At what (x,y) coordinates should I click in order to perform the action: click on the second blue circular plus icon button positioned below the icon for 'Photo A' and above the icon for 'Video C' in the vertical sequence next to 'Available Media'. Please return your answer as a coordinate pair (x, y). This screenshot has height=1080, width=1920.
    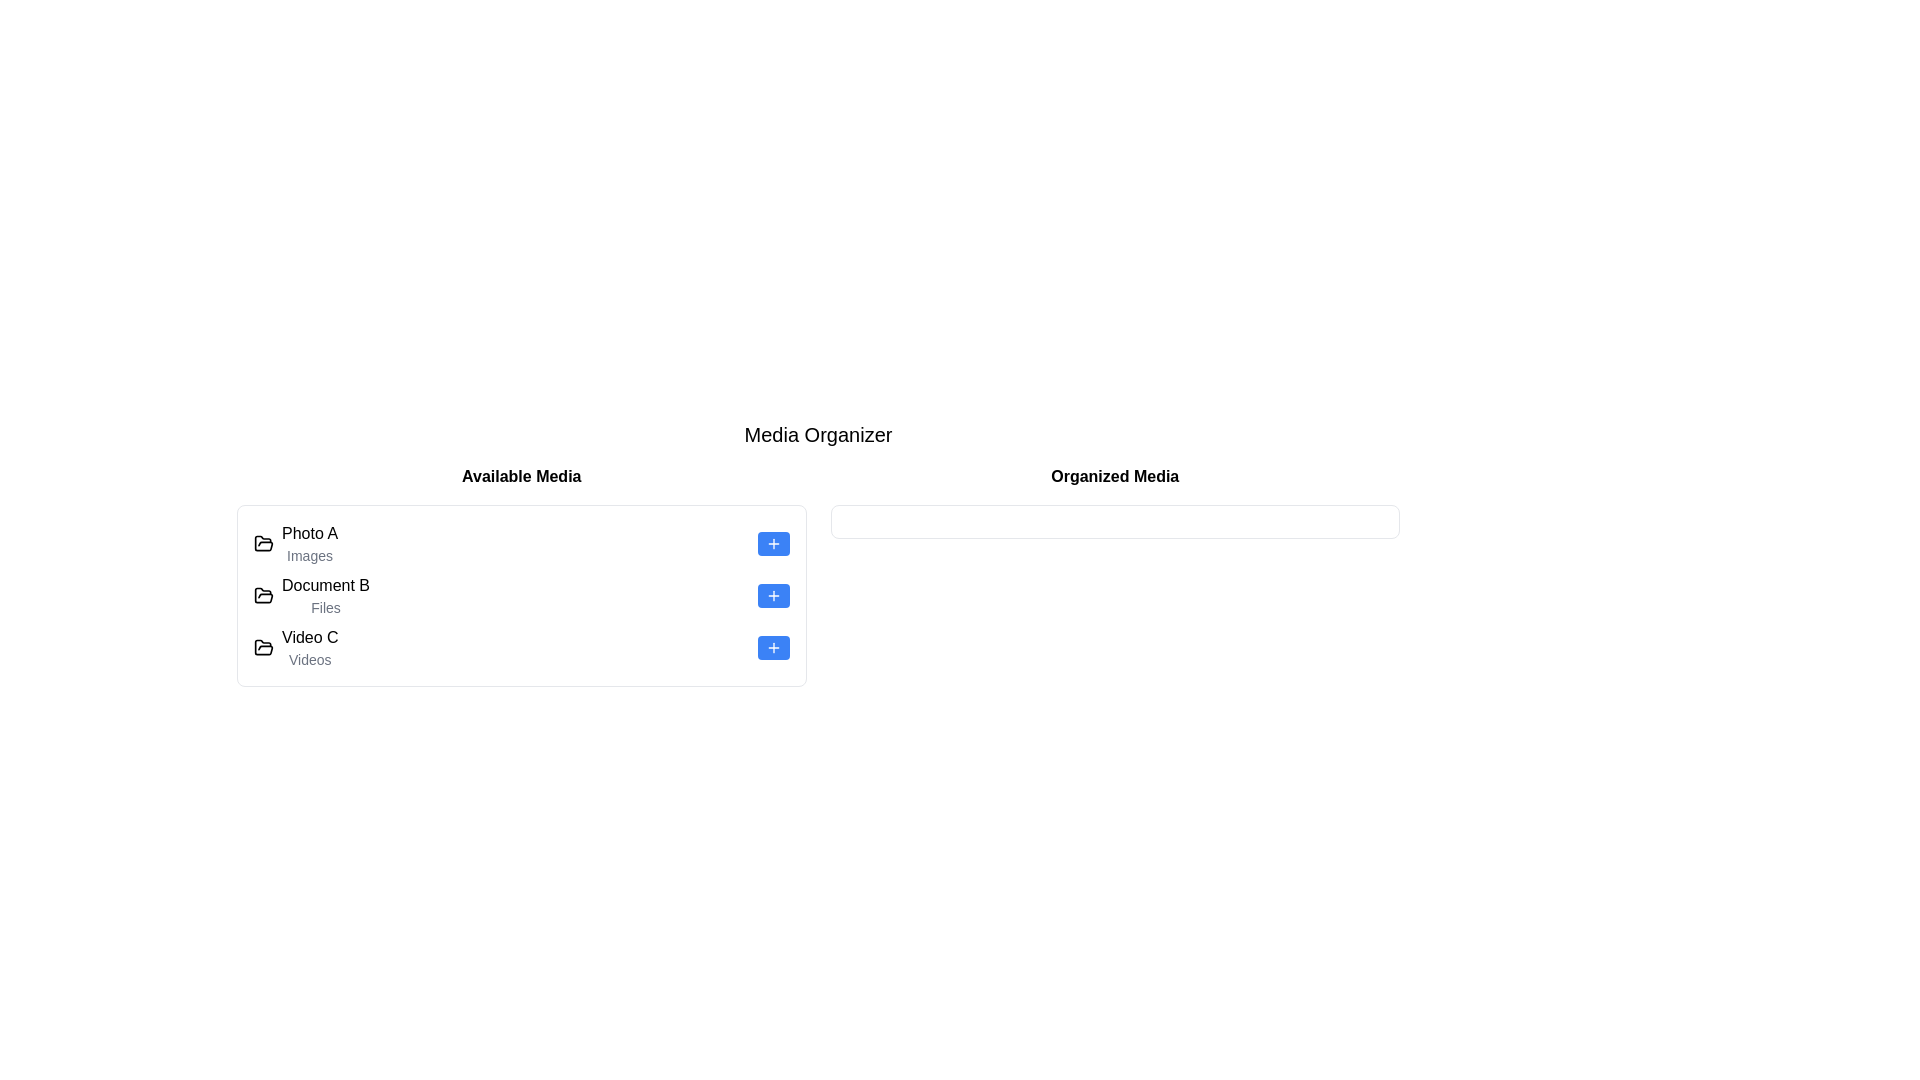
    Looking at the image, I should click on (772, 595).